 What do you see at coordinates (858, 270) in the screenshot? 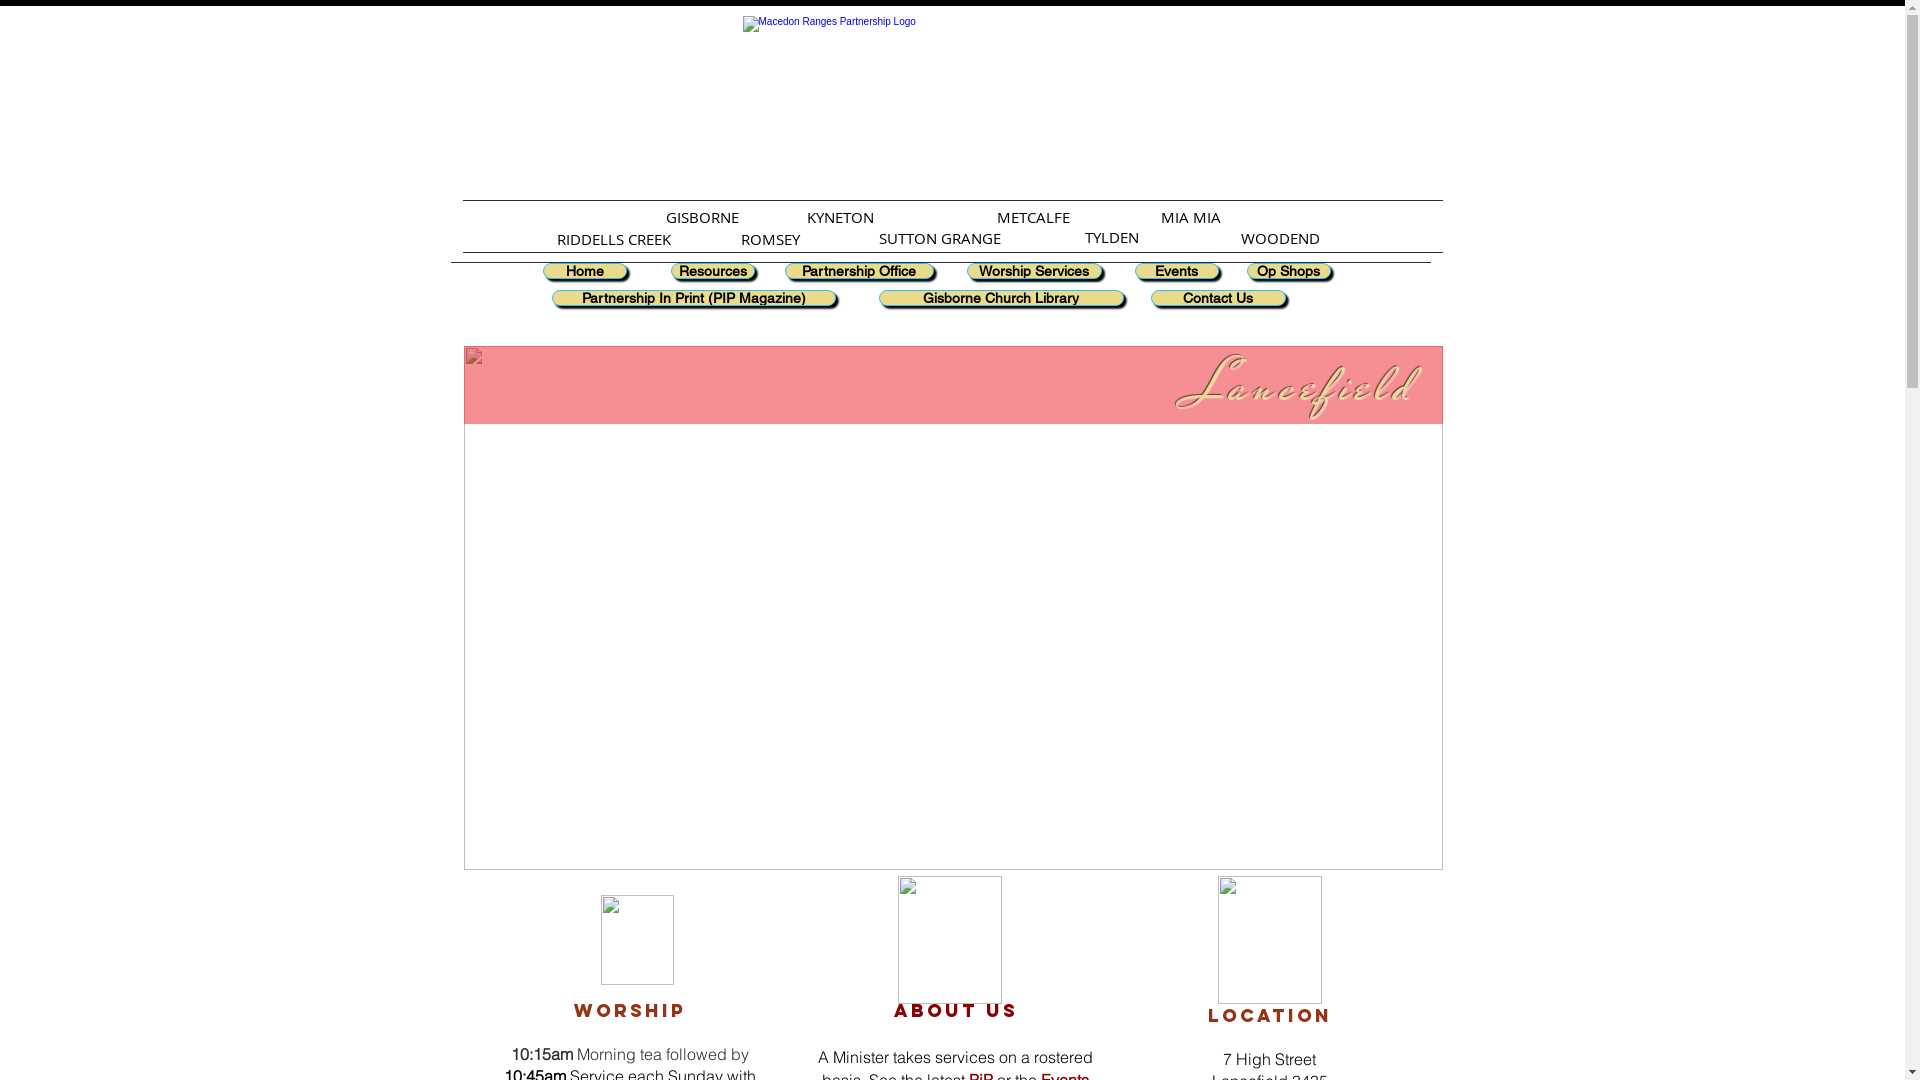
I see `'Partnership Office'` at bounding box center [858, 270].